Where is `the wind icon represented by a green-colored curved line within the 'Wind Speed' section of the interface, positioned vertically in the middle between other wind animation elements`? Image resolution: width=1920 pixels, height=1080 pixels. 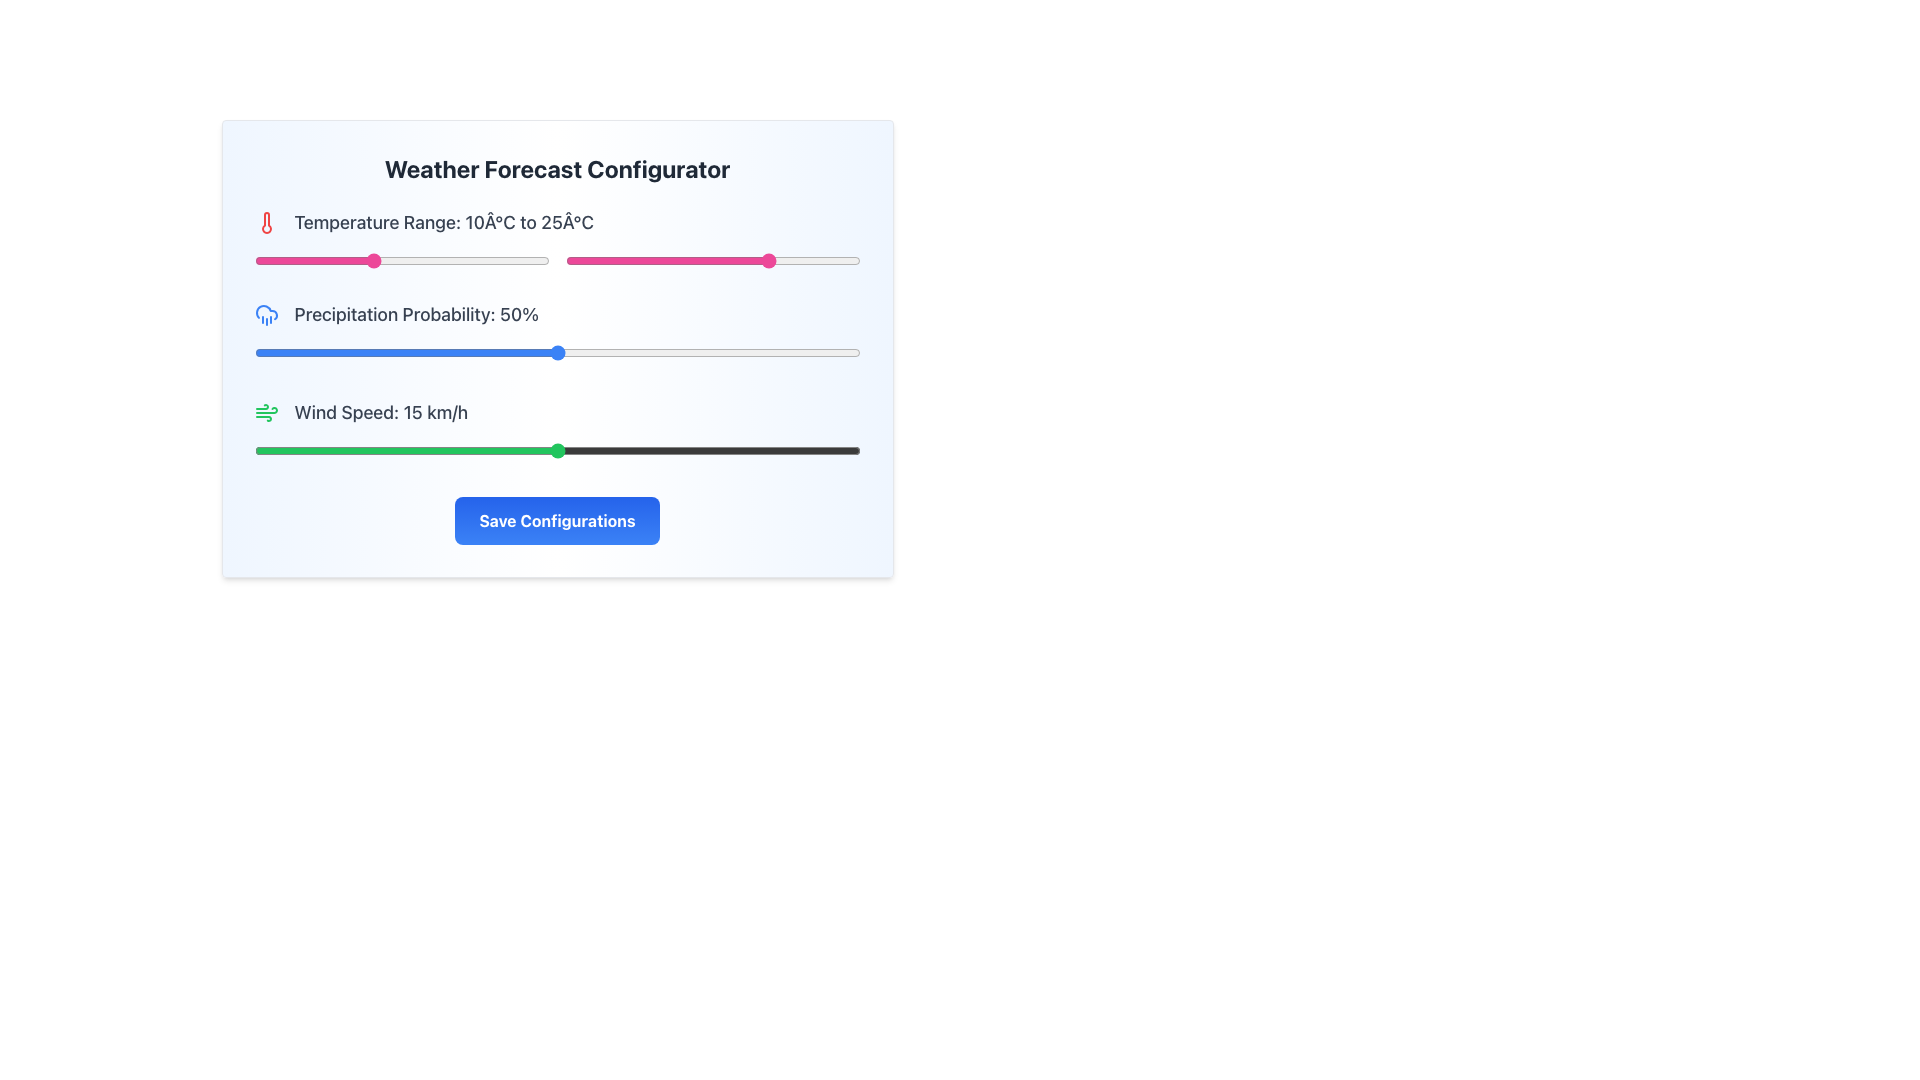
the wind icon represented by a green-colored curved line within the 'Wind Speed' section of the interface, positioned vertically in the middle between other wind animation elements is located at coordinates (265, 409).